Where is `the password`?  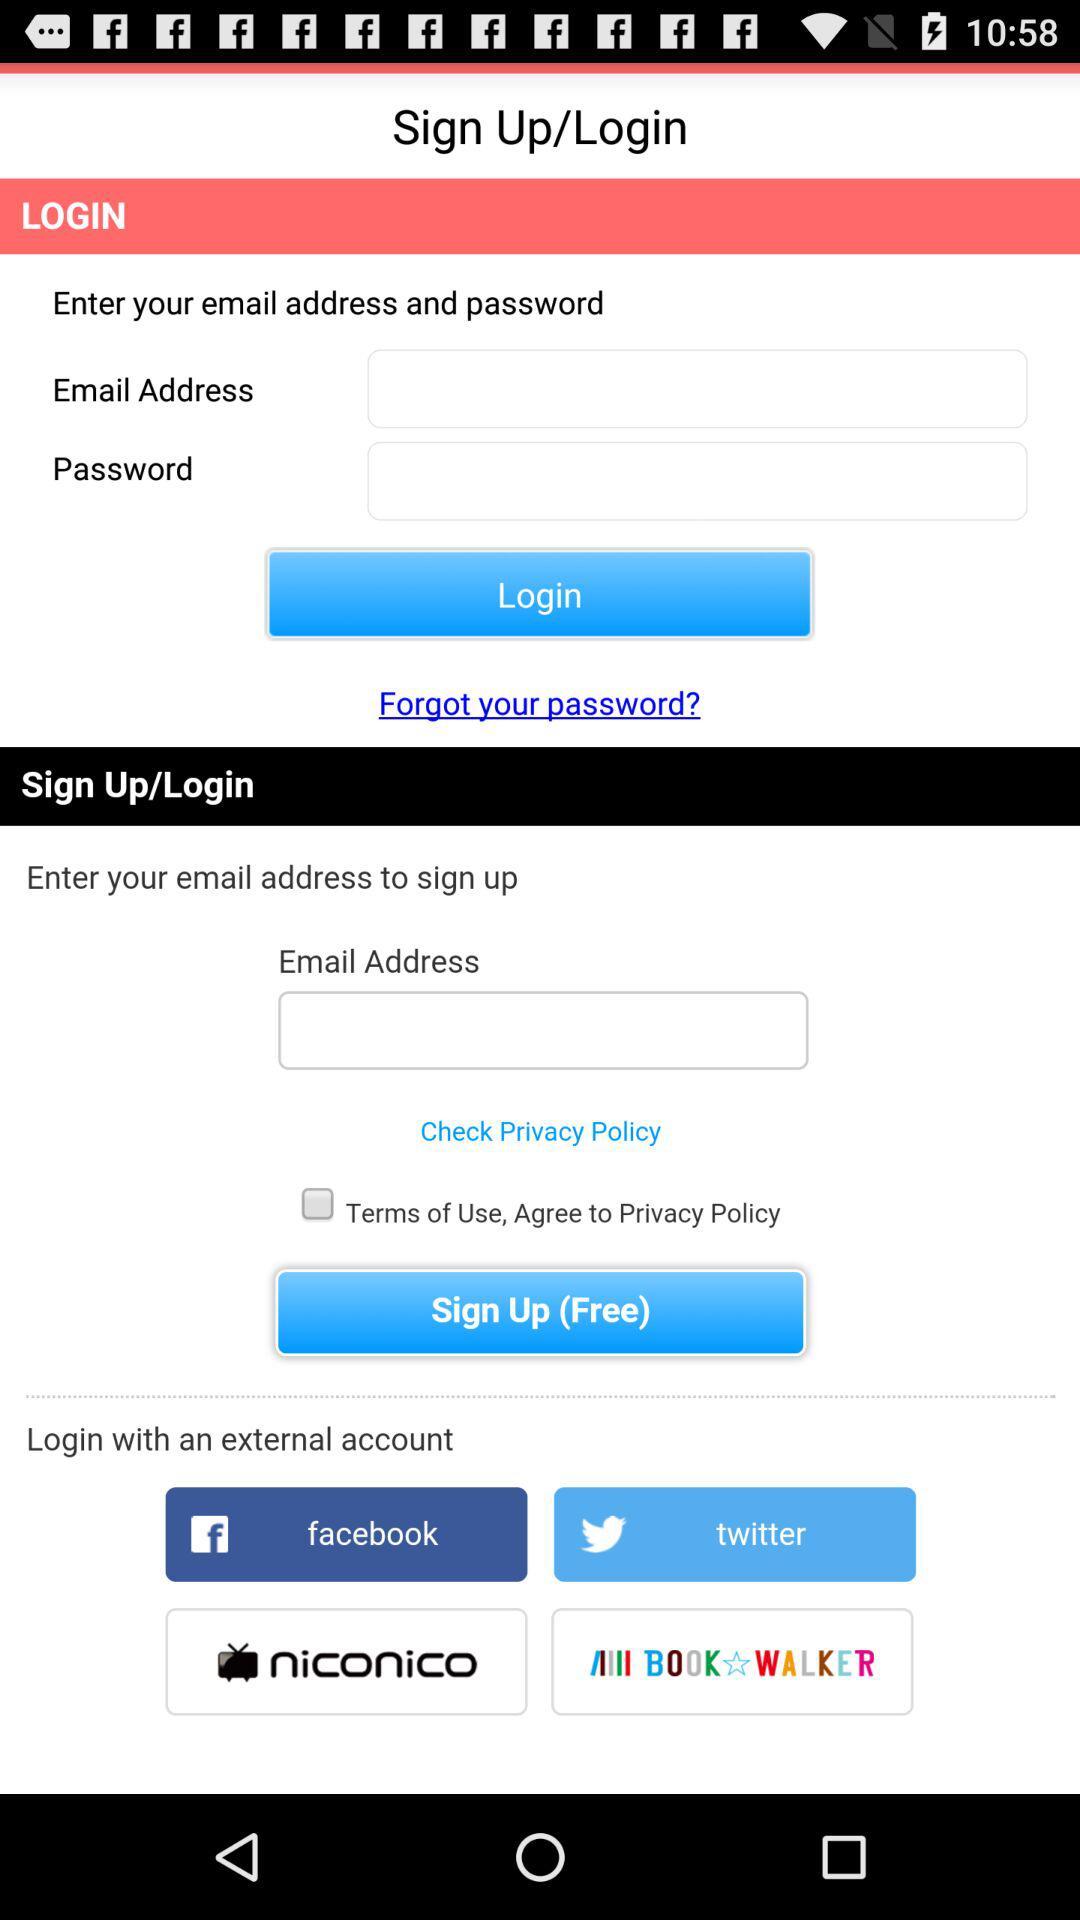
the password is located at coordinates (696, 481).